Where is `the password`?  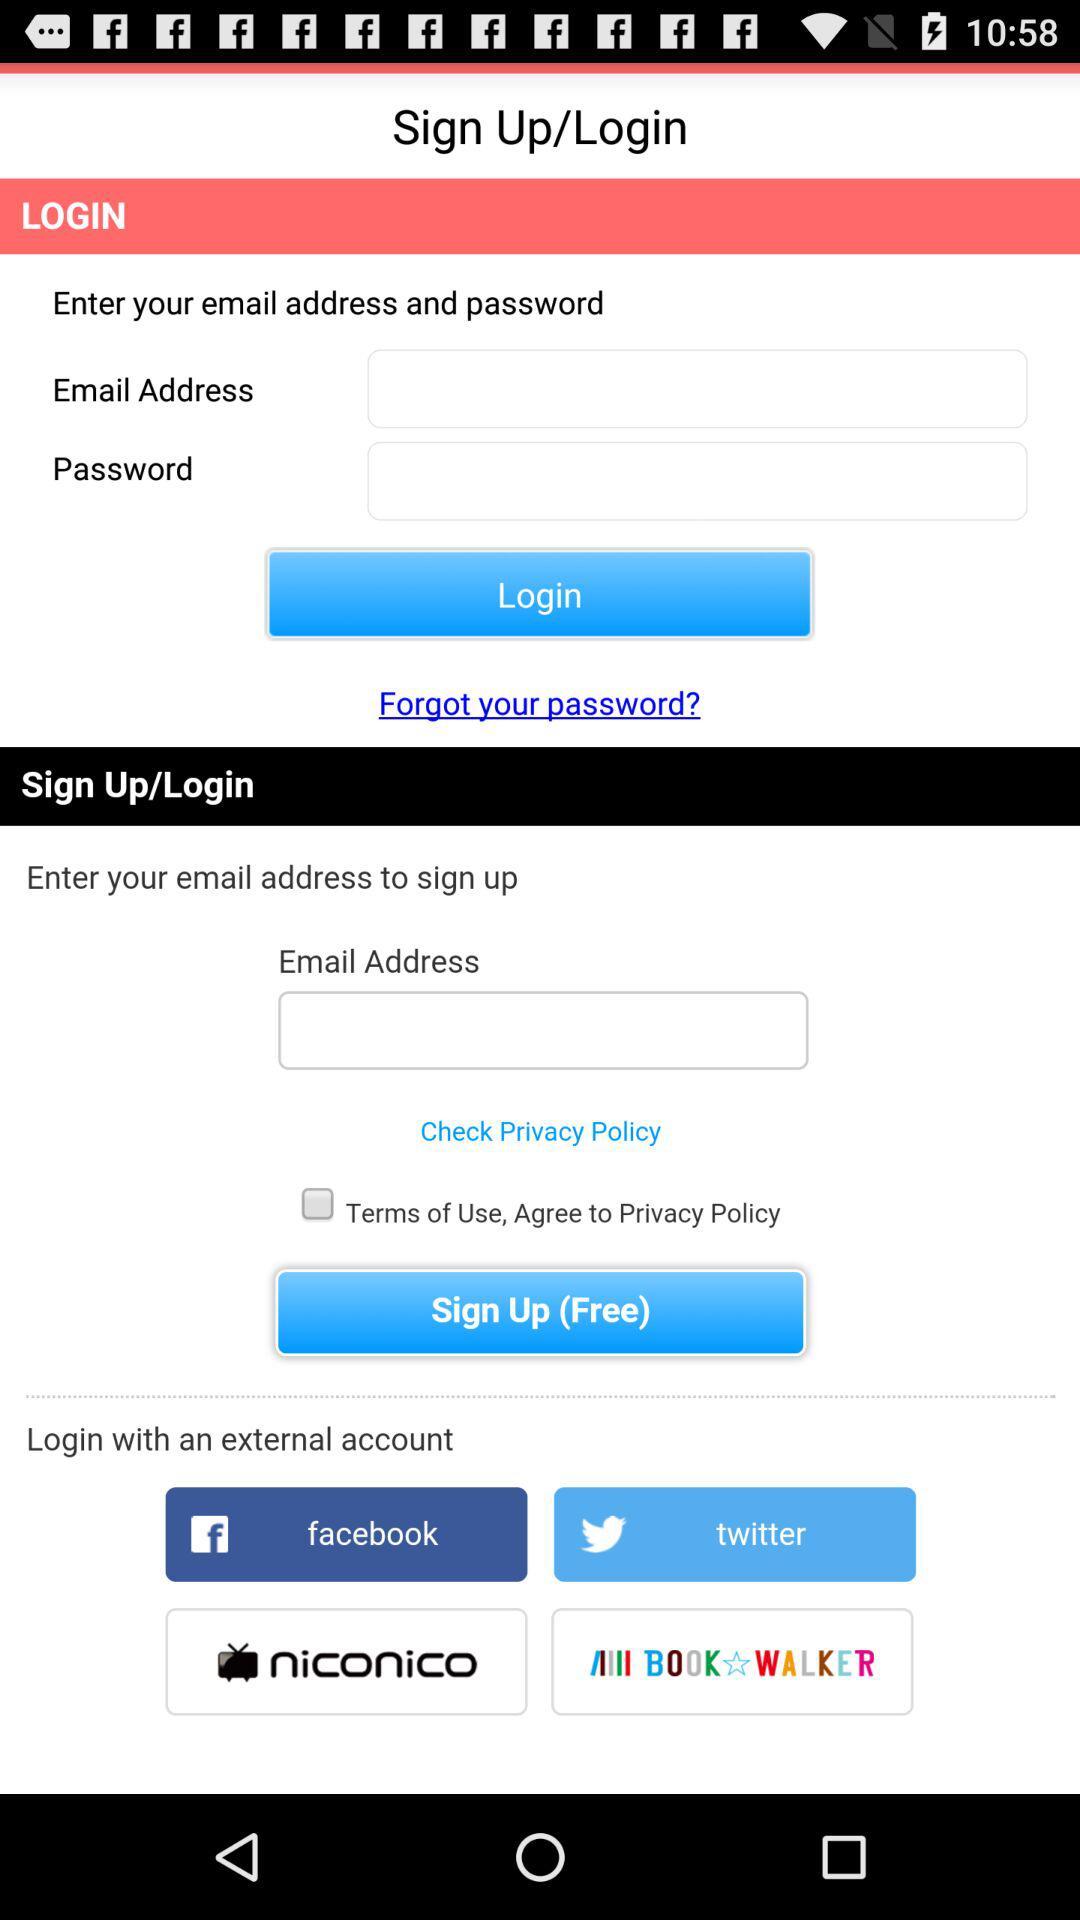
the password is located at coordinates (696, 481).